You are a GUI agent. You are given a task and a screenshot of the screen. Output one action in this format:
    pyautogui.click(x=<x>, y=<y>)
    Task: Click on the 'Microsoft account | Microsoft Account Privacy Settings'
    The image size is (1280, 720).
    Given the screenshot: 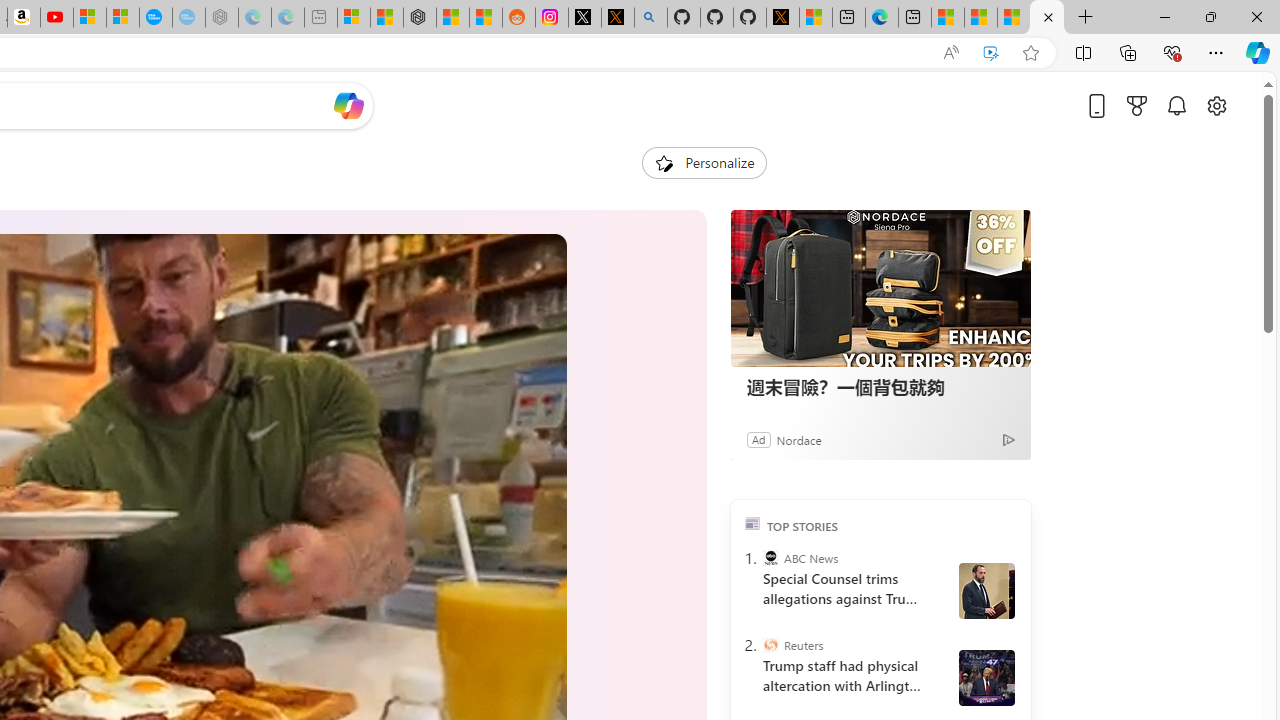 What is the action you would take?
    pyautogui.click(x=353, y=17)
    